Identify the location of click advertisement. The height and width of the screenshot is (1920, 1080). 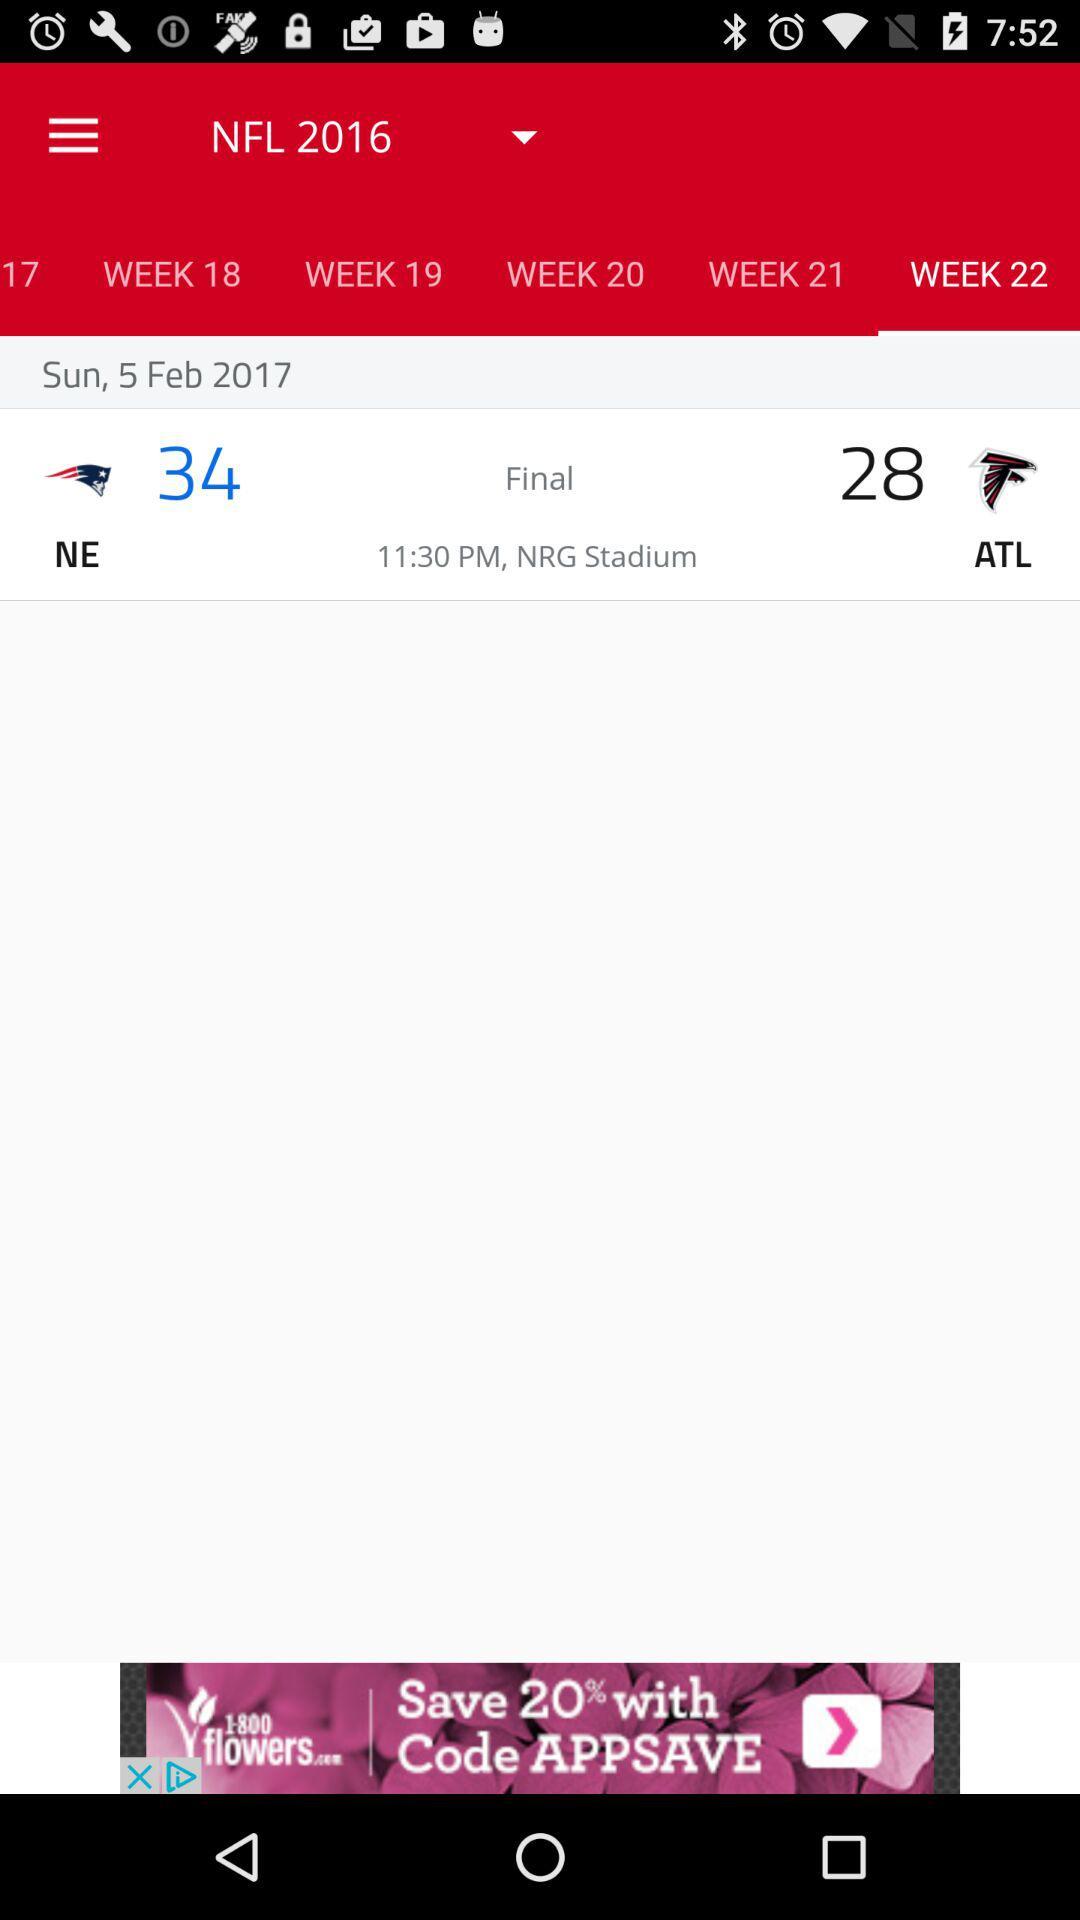
(540, 1727).